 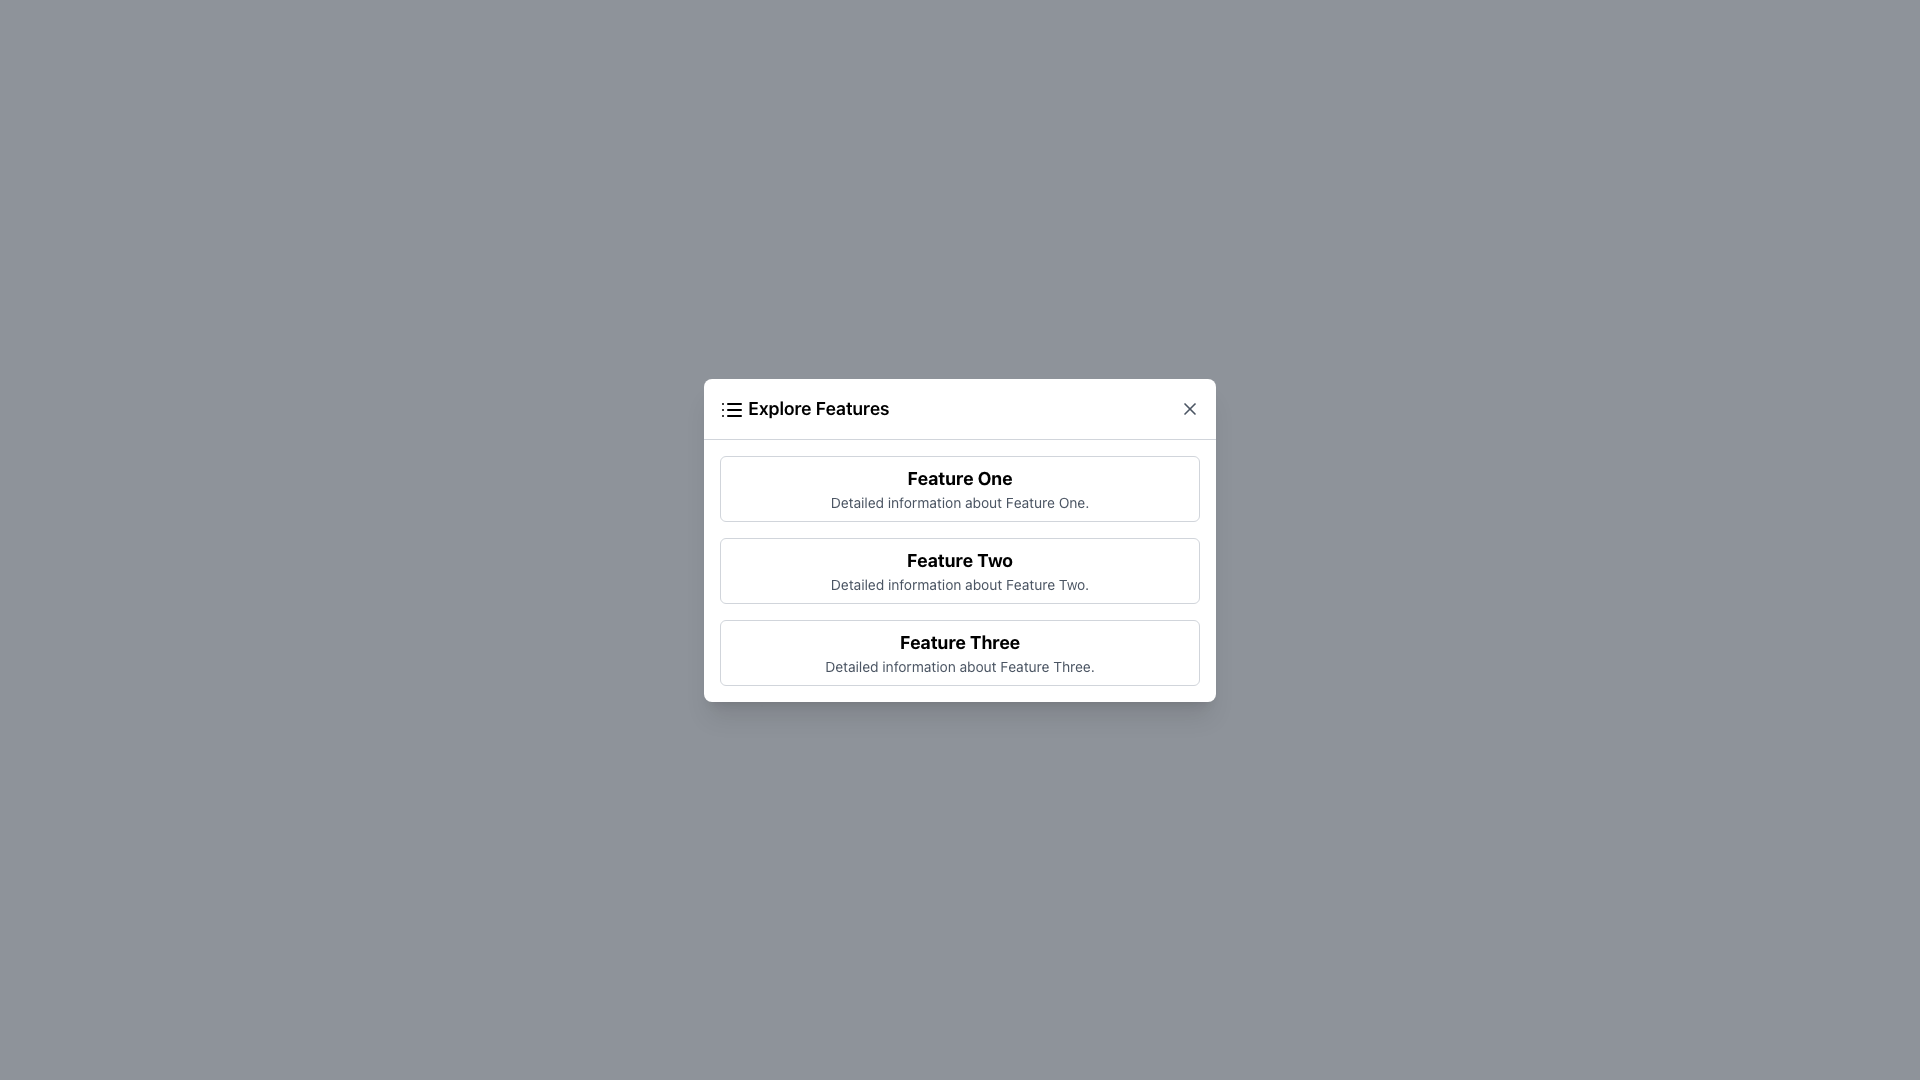 What do you see at coordinates (960, 666) in the screenshot?
I see `text content of the Text Label displaying 'Detailed information about Feature Three.' which is positioned below the title 'Feature Three' in the third feature card` at bounding box center [960, 666].